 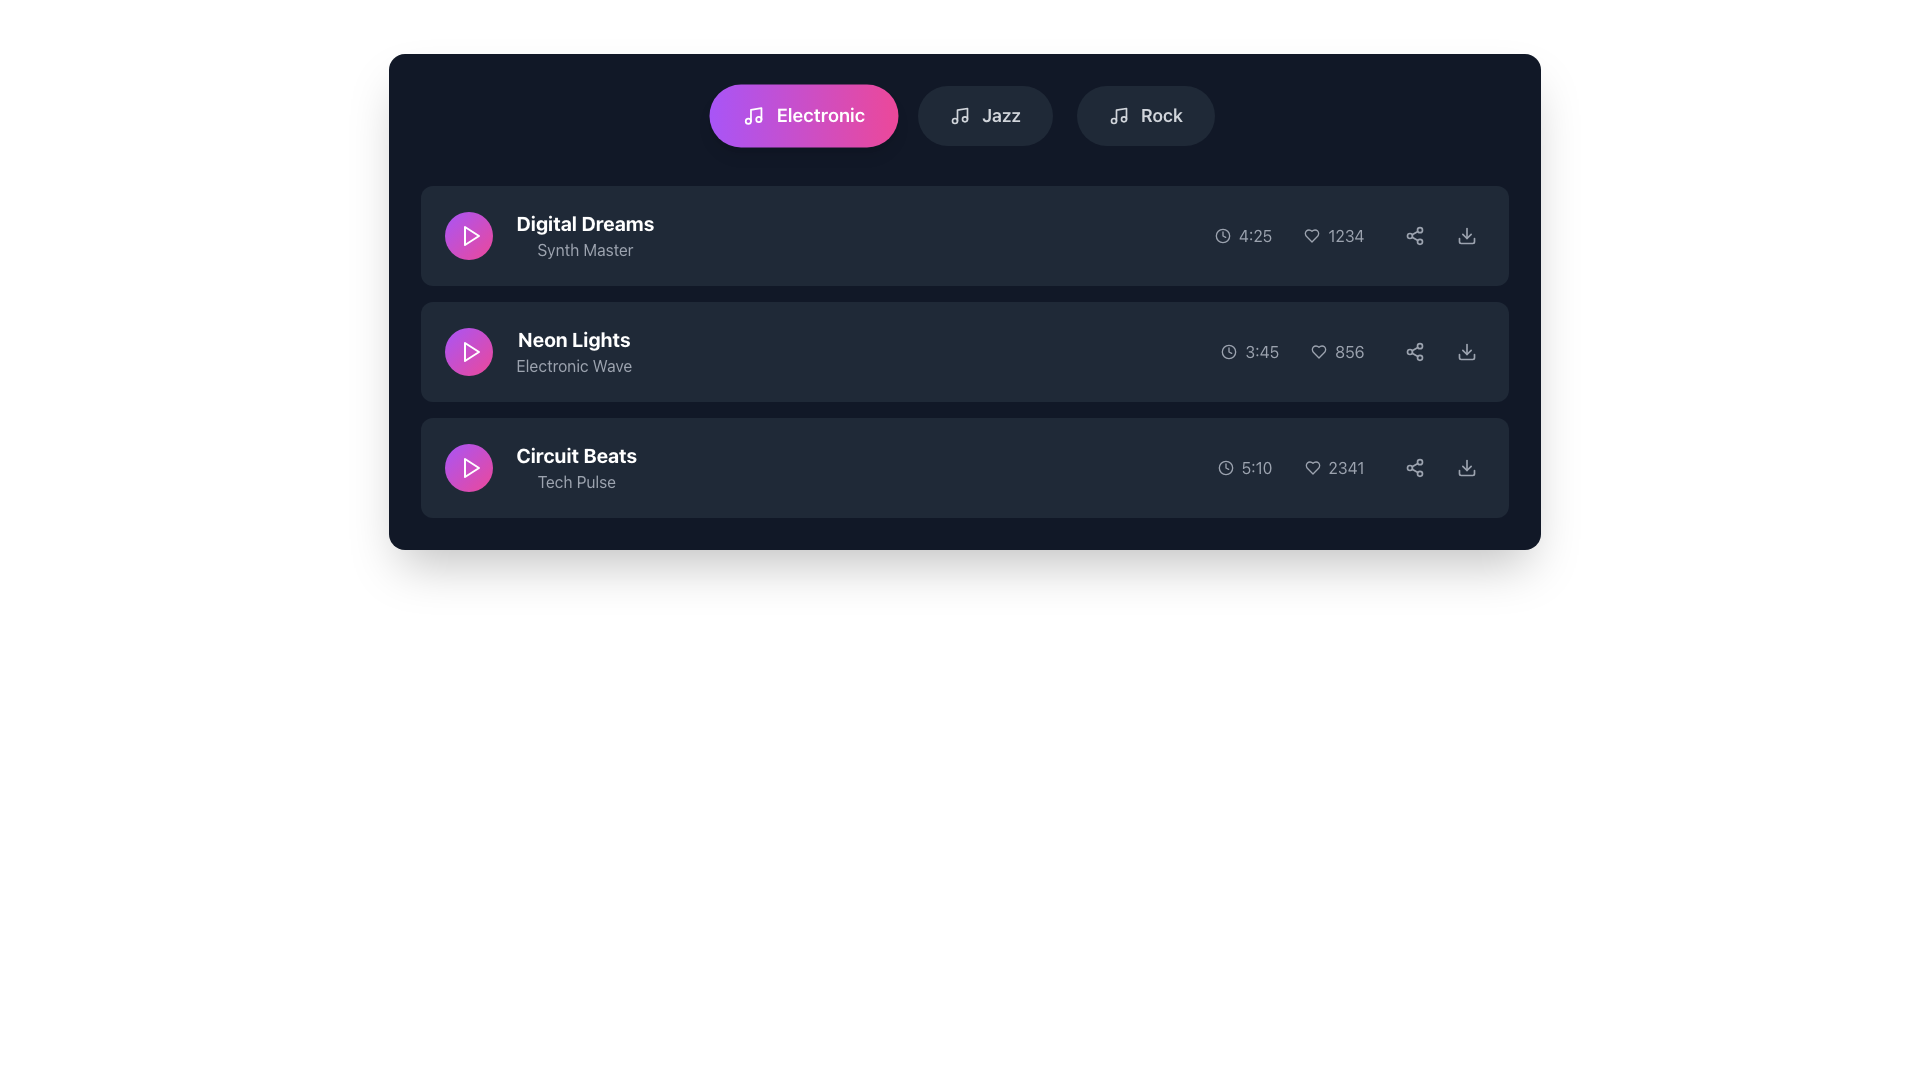 I want to click on the text label displaying '2341', which is styled in gray and located next to a heart icon in the 'Circuit Beats' row of music tracks, so click(x=1334, y=467).